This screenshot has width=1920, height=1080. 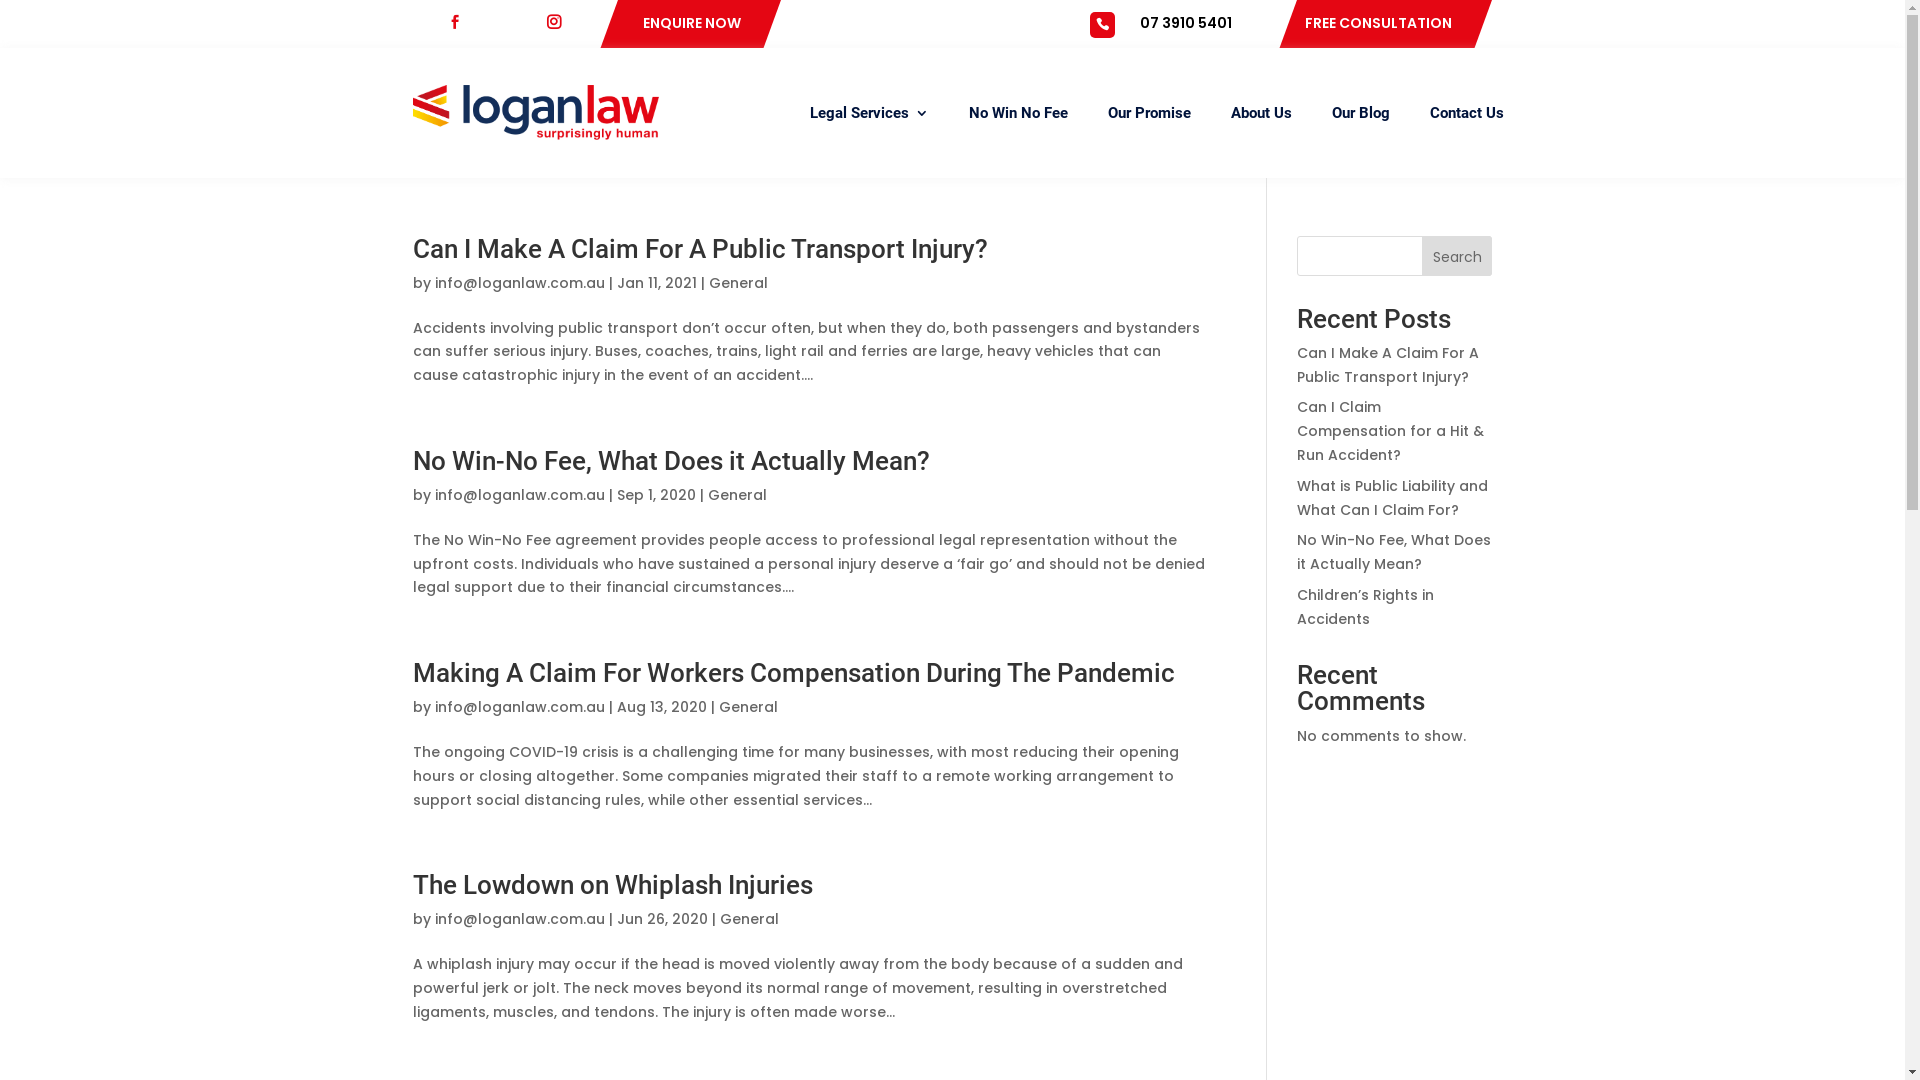 What do you see at coordinates (691, 23) in the screenshot?
I see `'ENQUIRE NOW'` at bounding box center [691, 23].